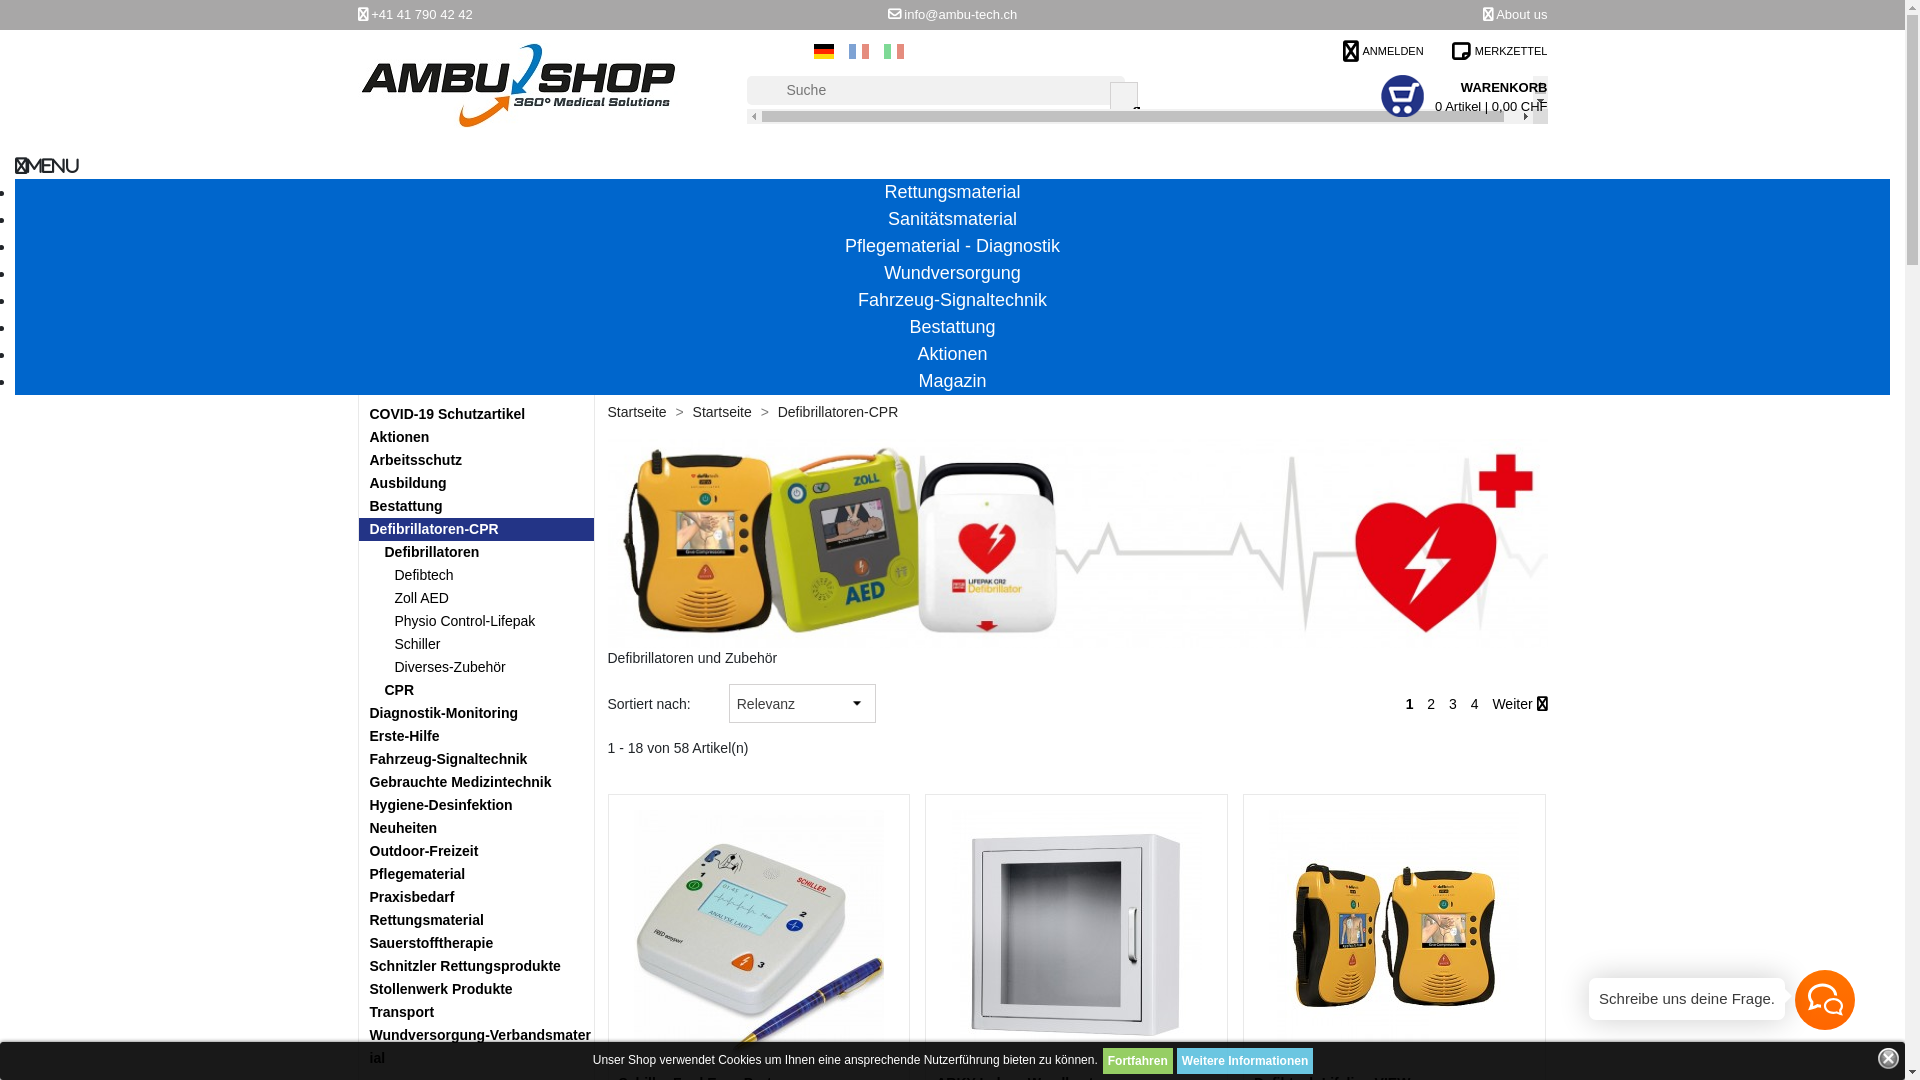 The height and width of the screenshot is (1080, 1920). Describe the element at coordinates (358, 412) in the screenshot. I see `'COVID-19 Schutzartikel'` at that location.